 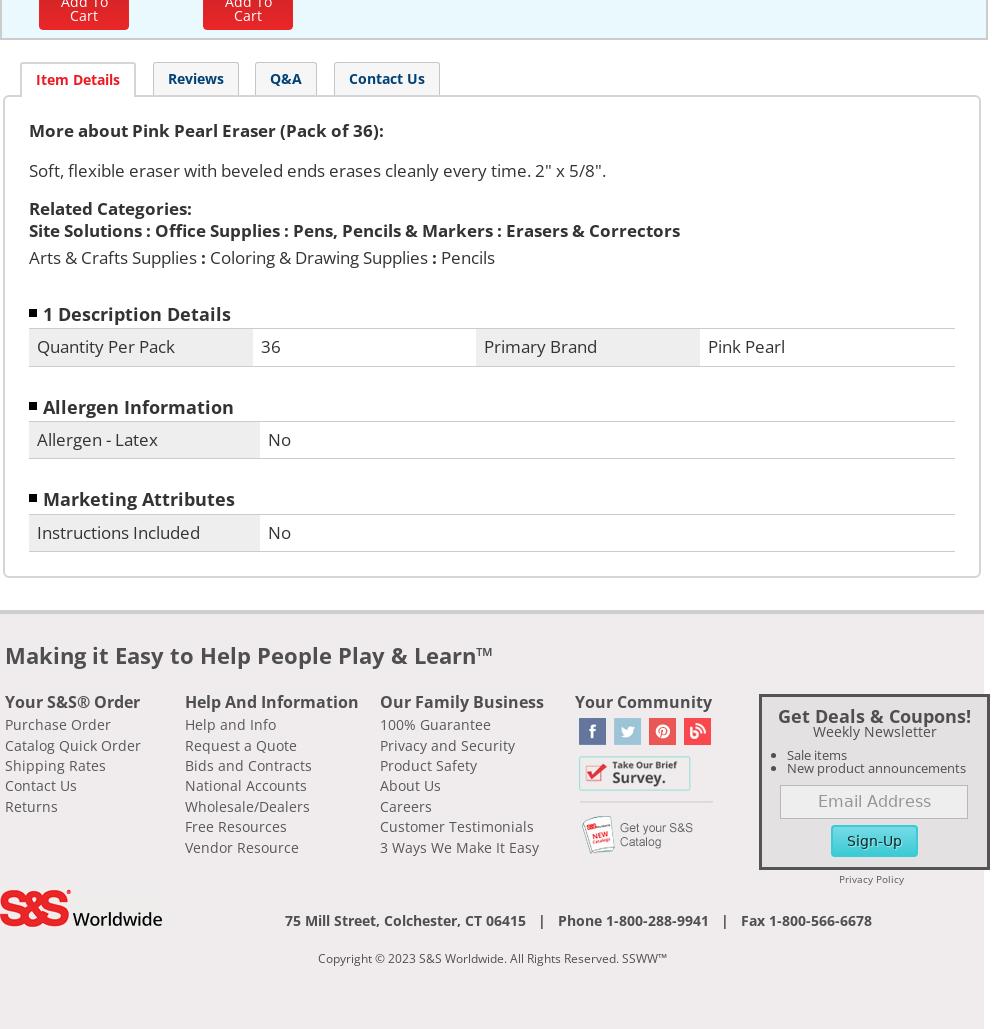 I want to click on 'About Us', so click(x=410, y=785).